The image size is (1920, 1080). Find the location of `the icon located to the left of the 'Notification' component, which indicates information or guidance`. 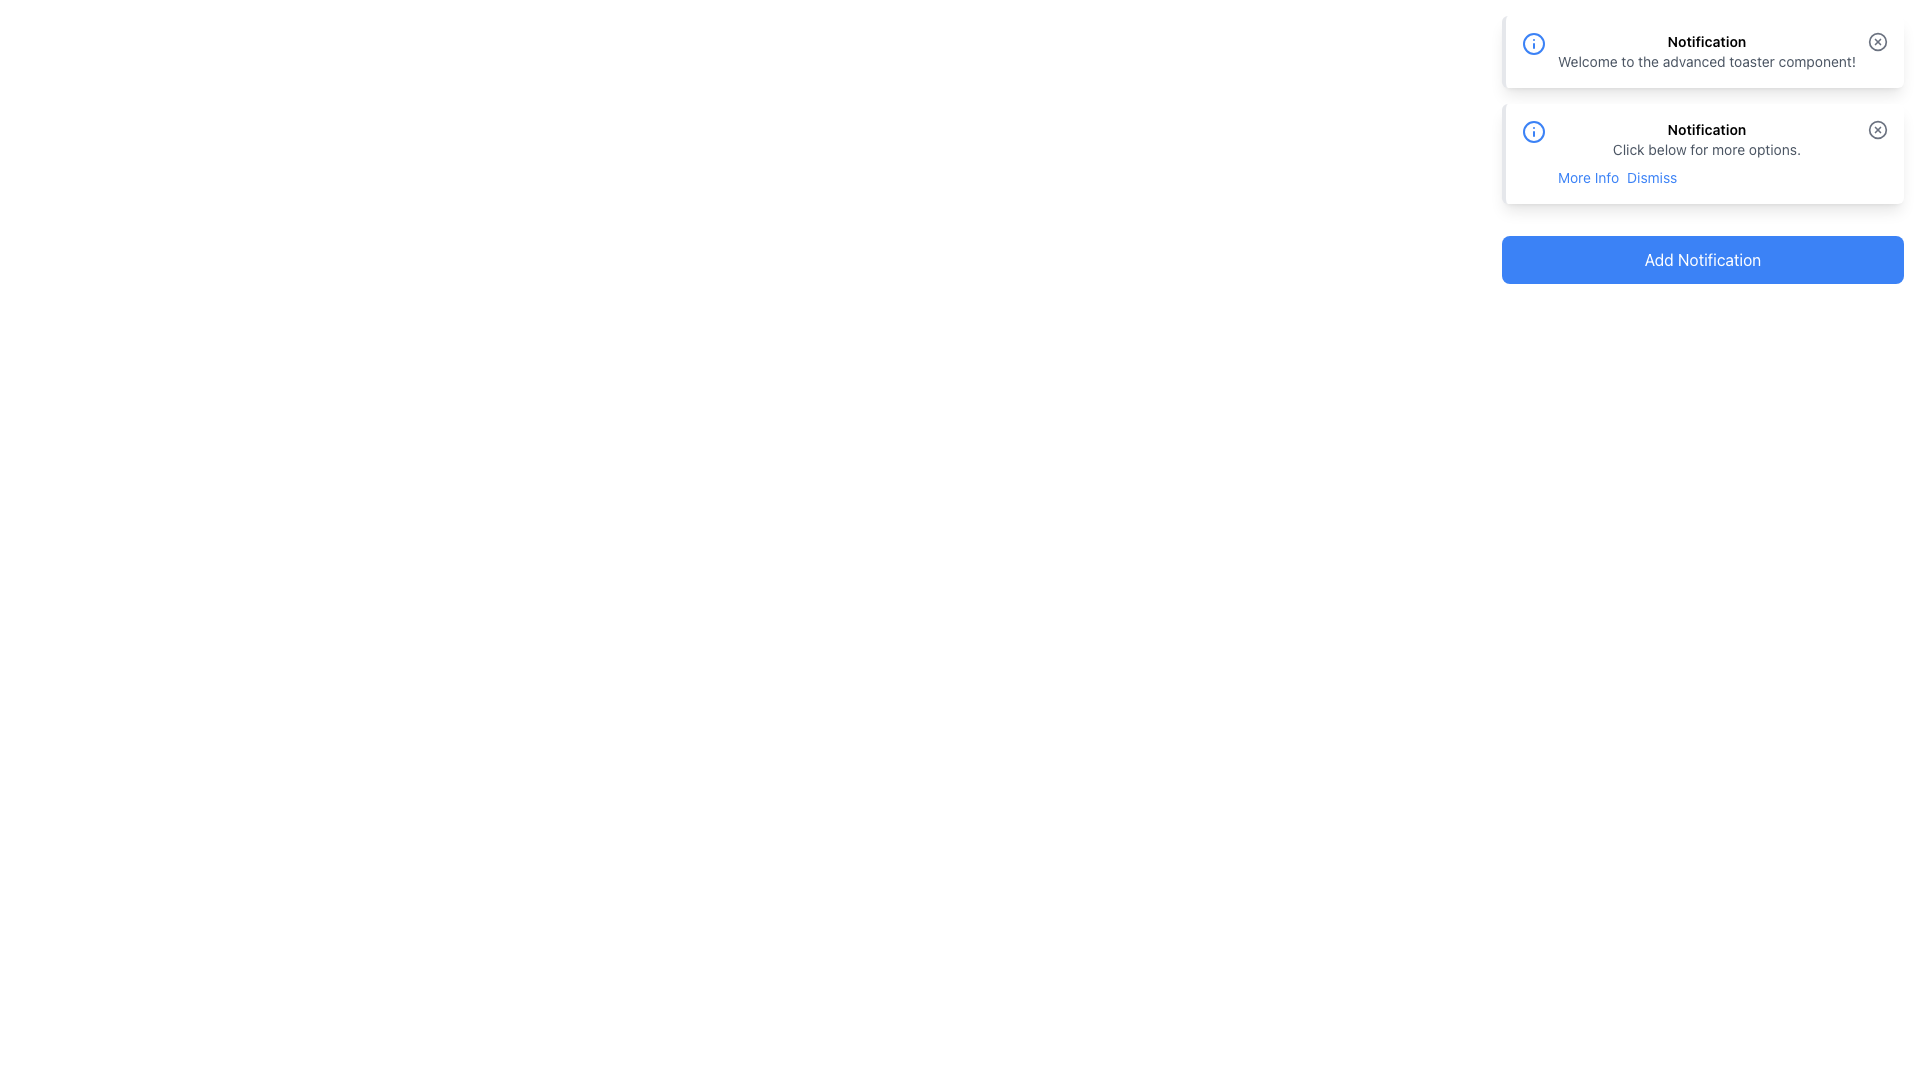

the icon located to the left of the 'Notification' component, which indicates information or guidance is located at coordinates (1532, 131).